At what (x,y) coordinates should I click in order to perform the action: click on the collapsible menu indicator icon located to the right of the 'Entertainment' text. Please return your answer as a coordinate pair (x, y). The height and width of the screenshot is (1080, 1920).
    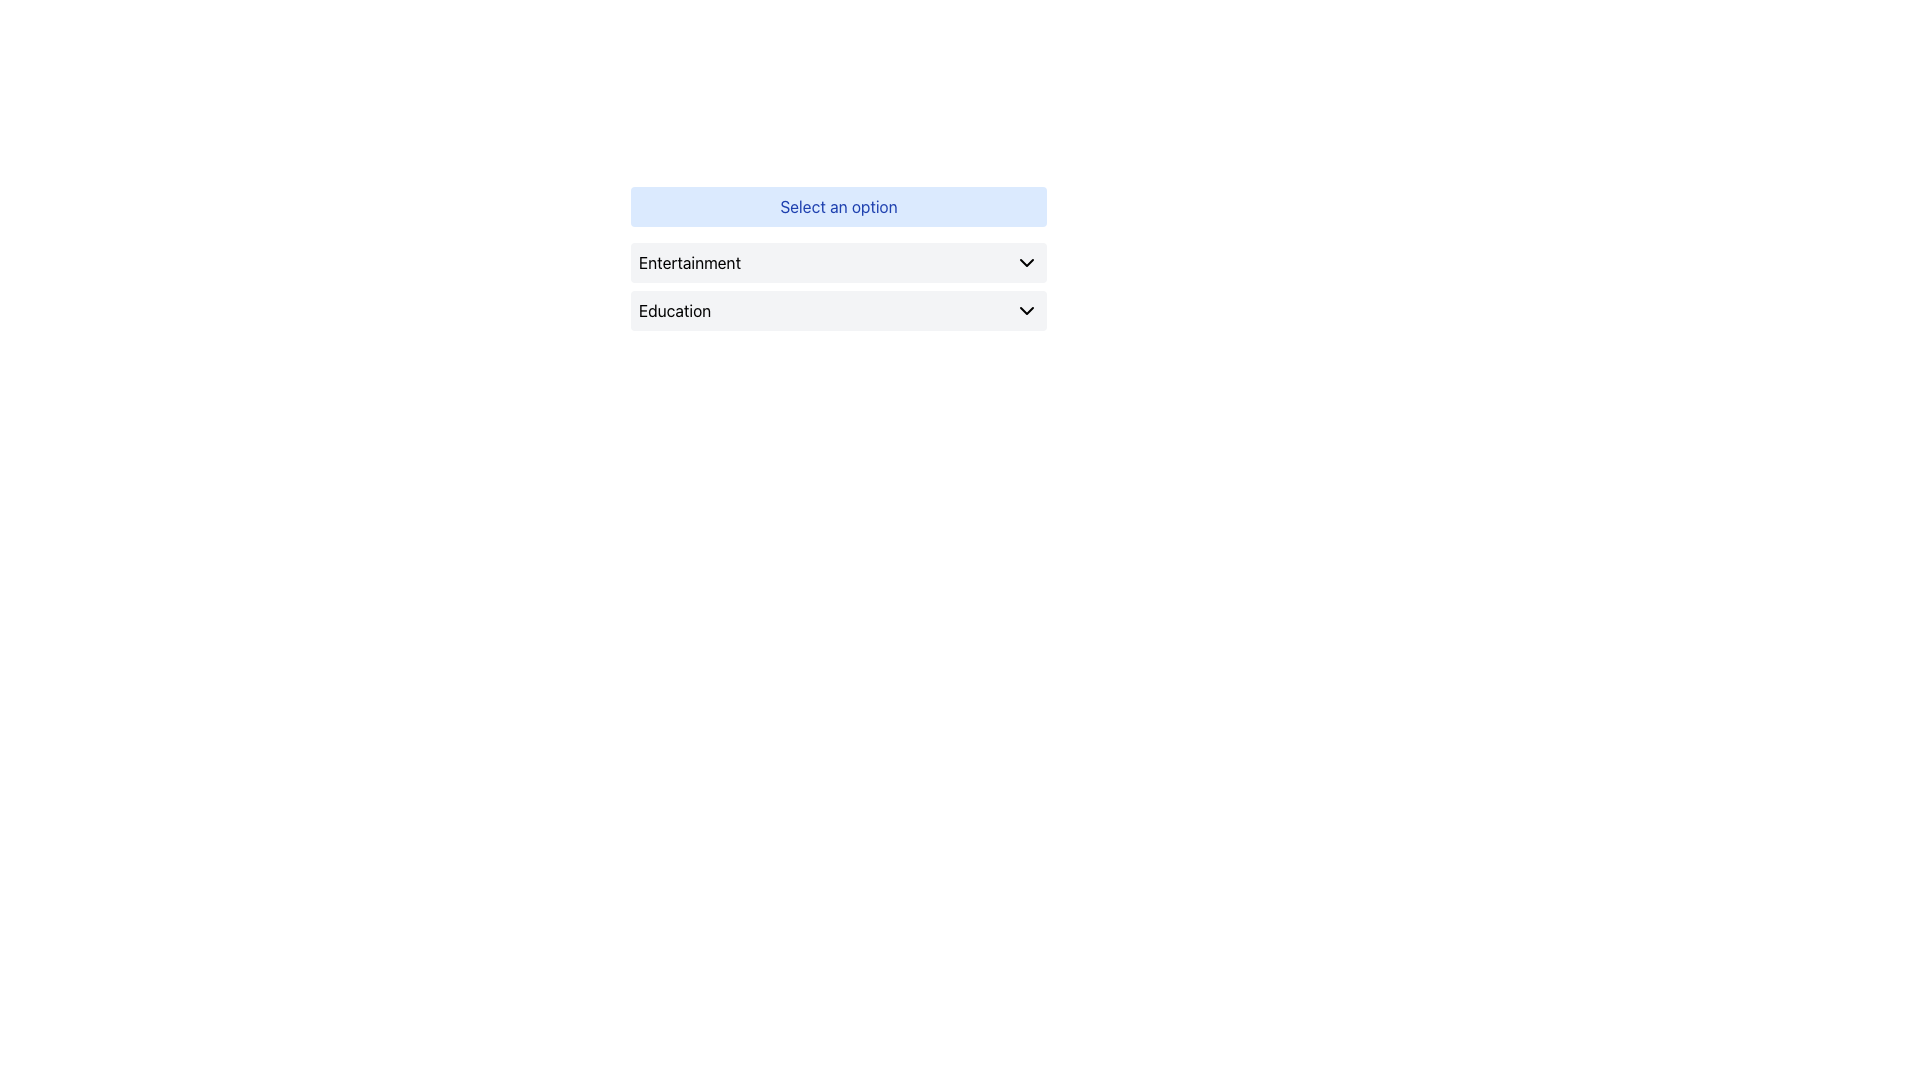
    Looking at the image, I should click on (1027, 261).